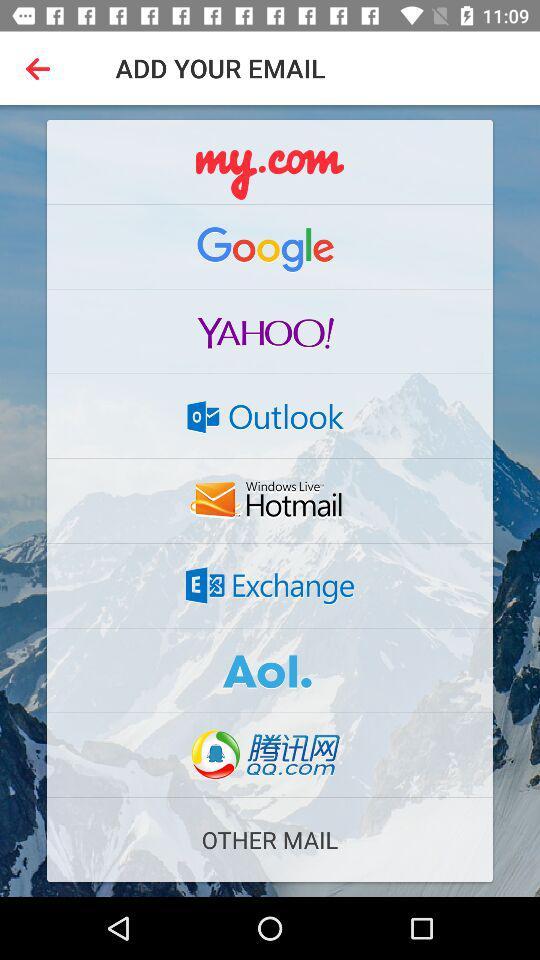  I want to click on google, so click(270, 245).